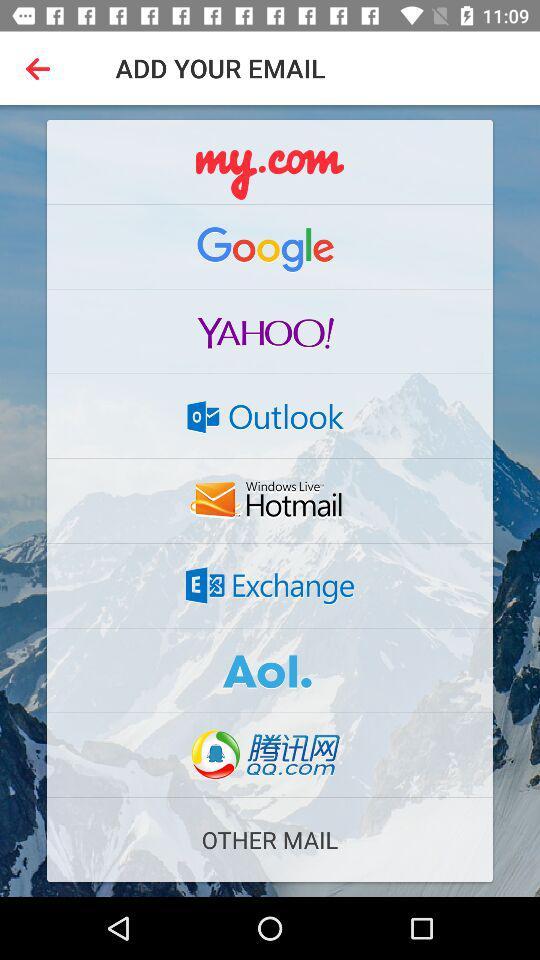  I want to click on google, so click(270, 245).